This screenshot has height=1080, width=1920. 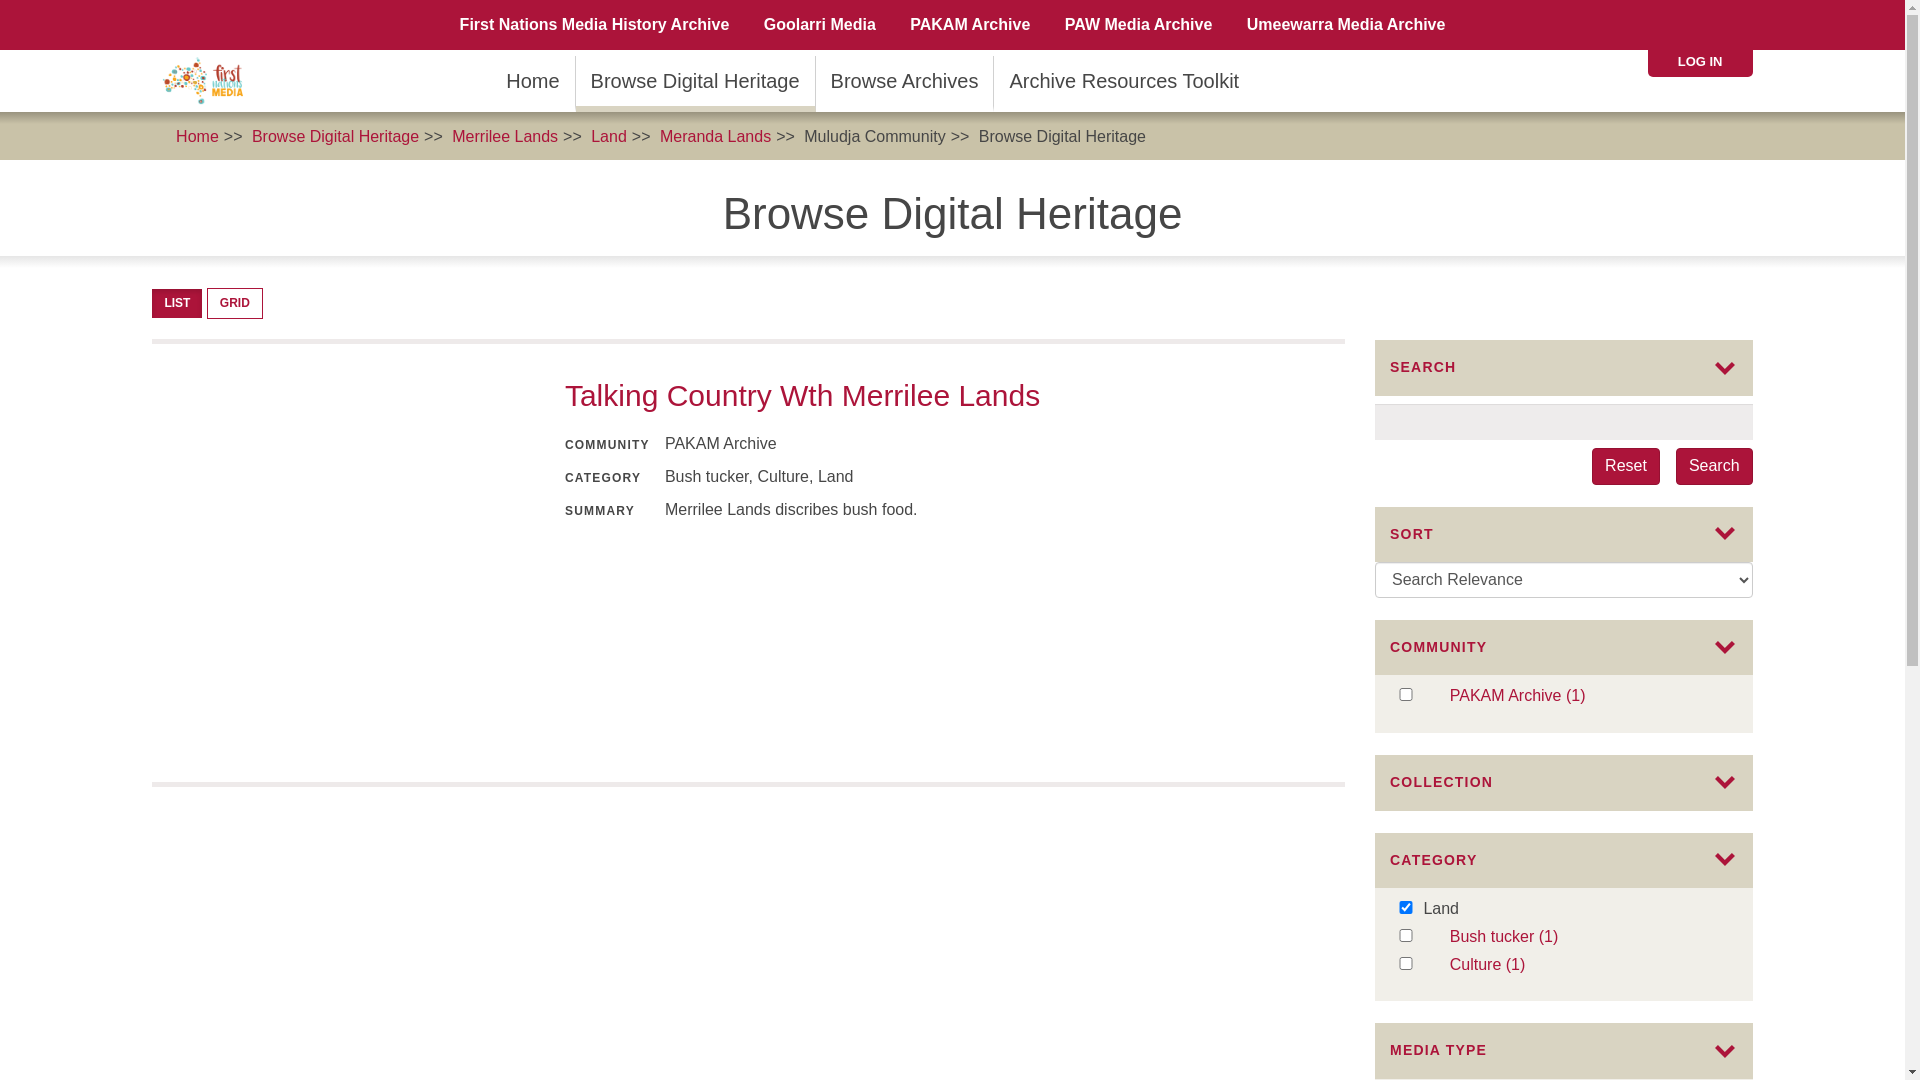 I want to click on 'Goolarri Media', so click(x=820, y=24).